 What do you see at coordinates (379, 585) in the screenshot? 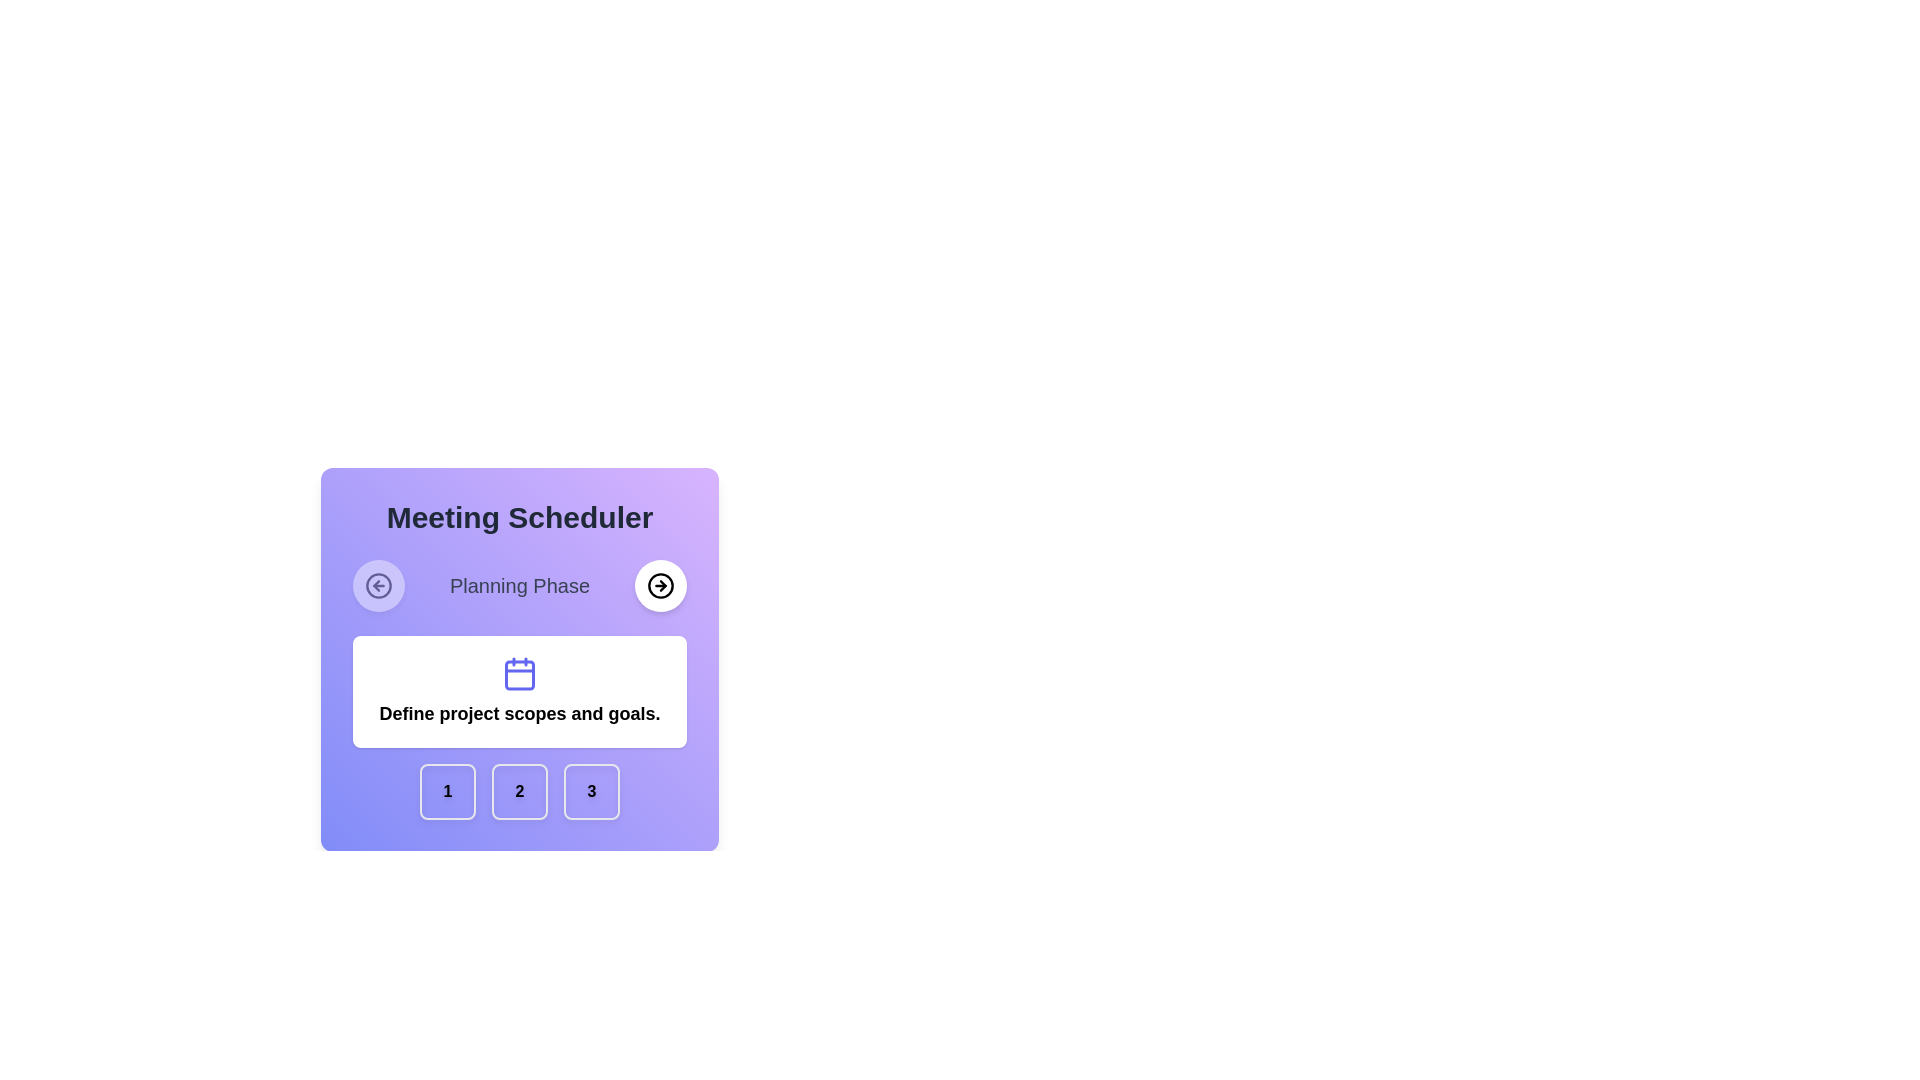
I see `the circular button with a white background and a leftward arrow icon` at bounding box center [379, 585].